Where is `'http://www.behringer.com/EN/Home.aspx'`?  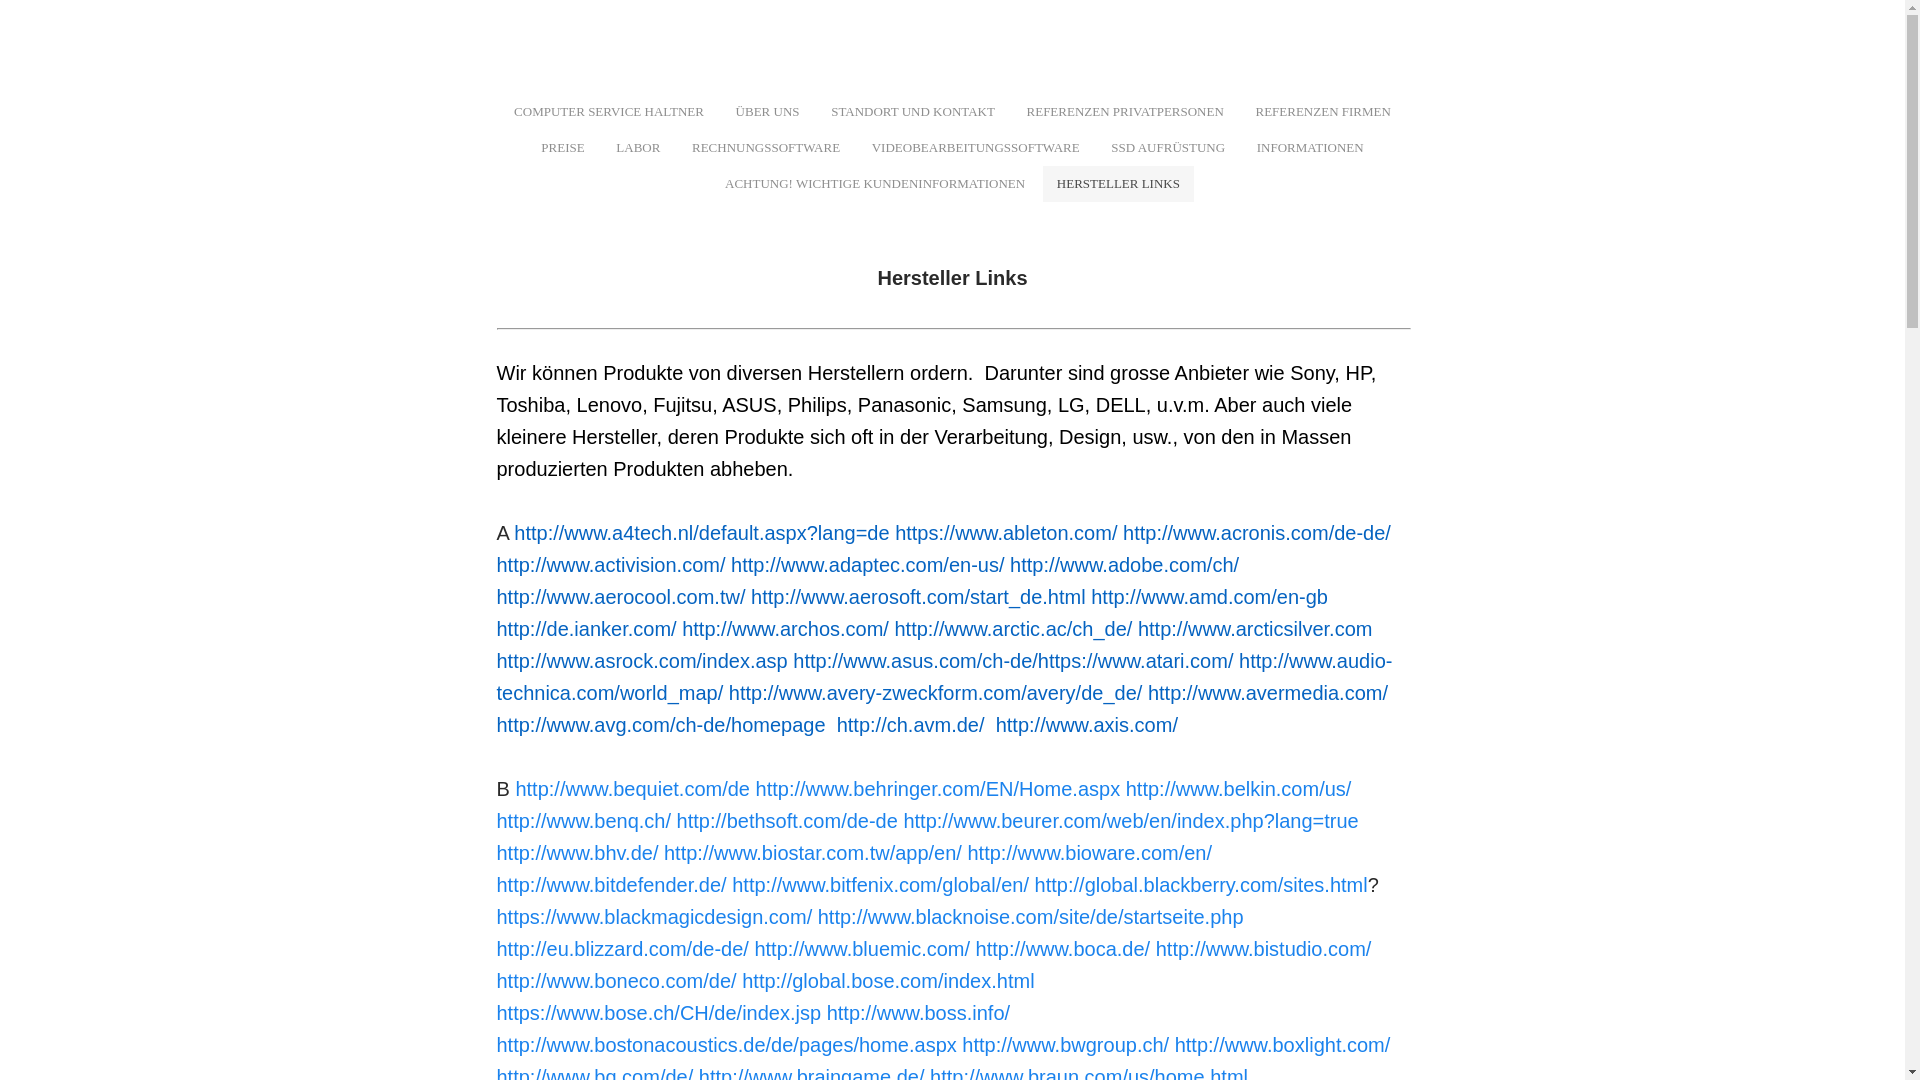 'http://www.behringer.com/EN/Home.aspx' is located at coordinates (937, 788).